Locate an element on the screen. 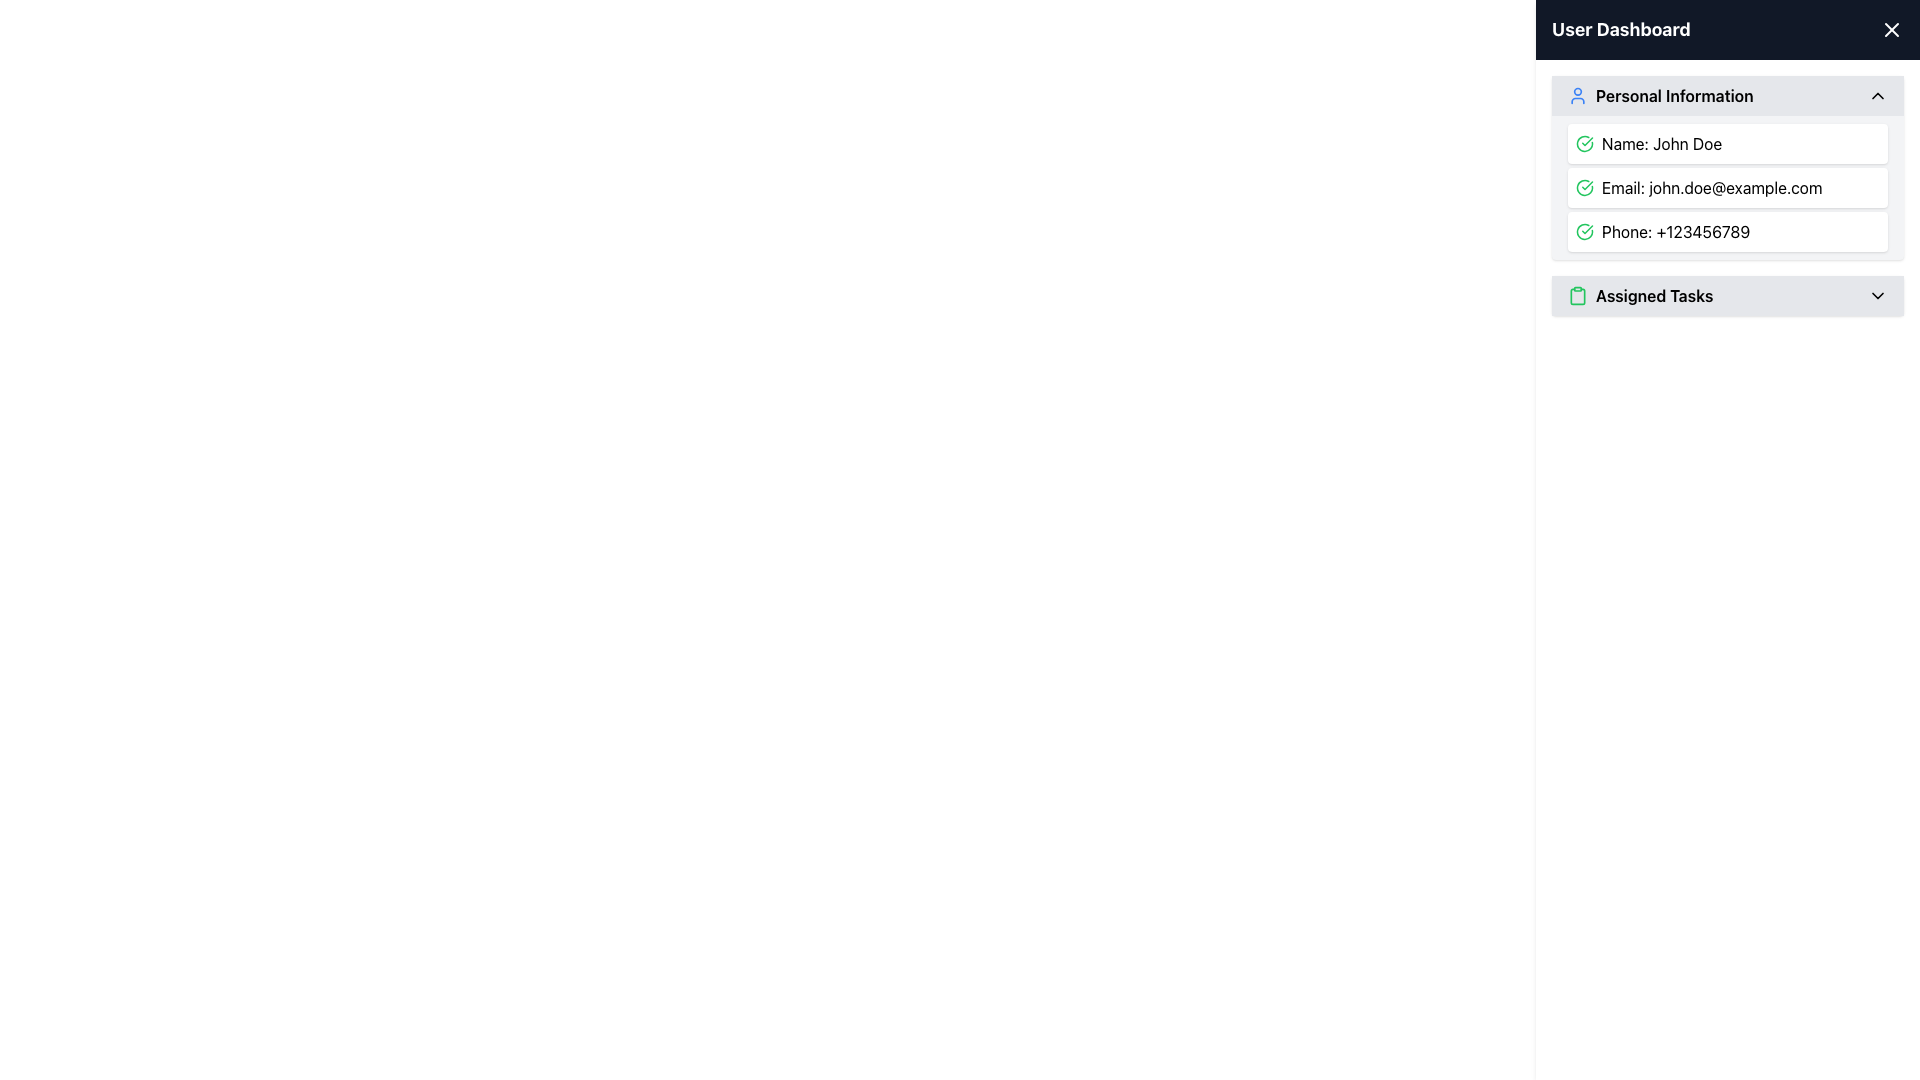 This screenshot has width=1920, height=1080. the Collapsible Section Header titled 'Assigned Tasks' for navigation is located at coordinates (1727, 296).